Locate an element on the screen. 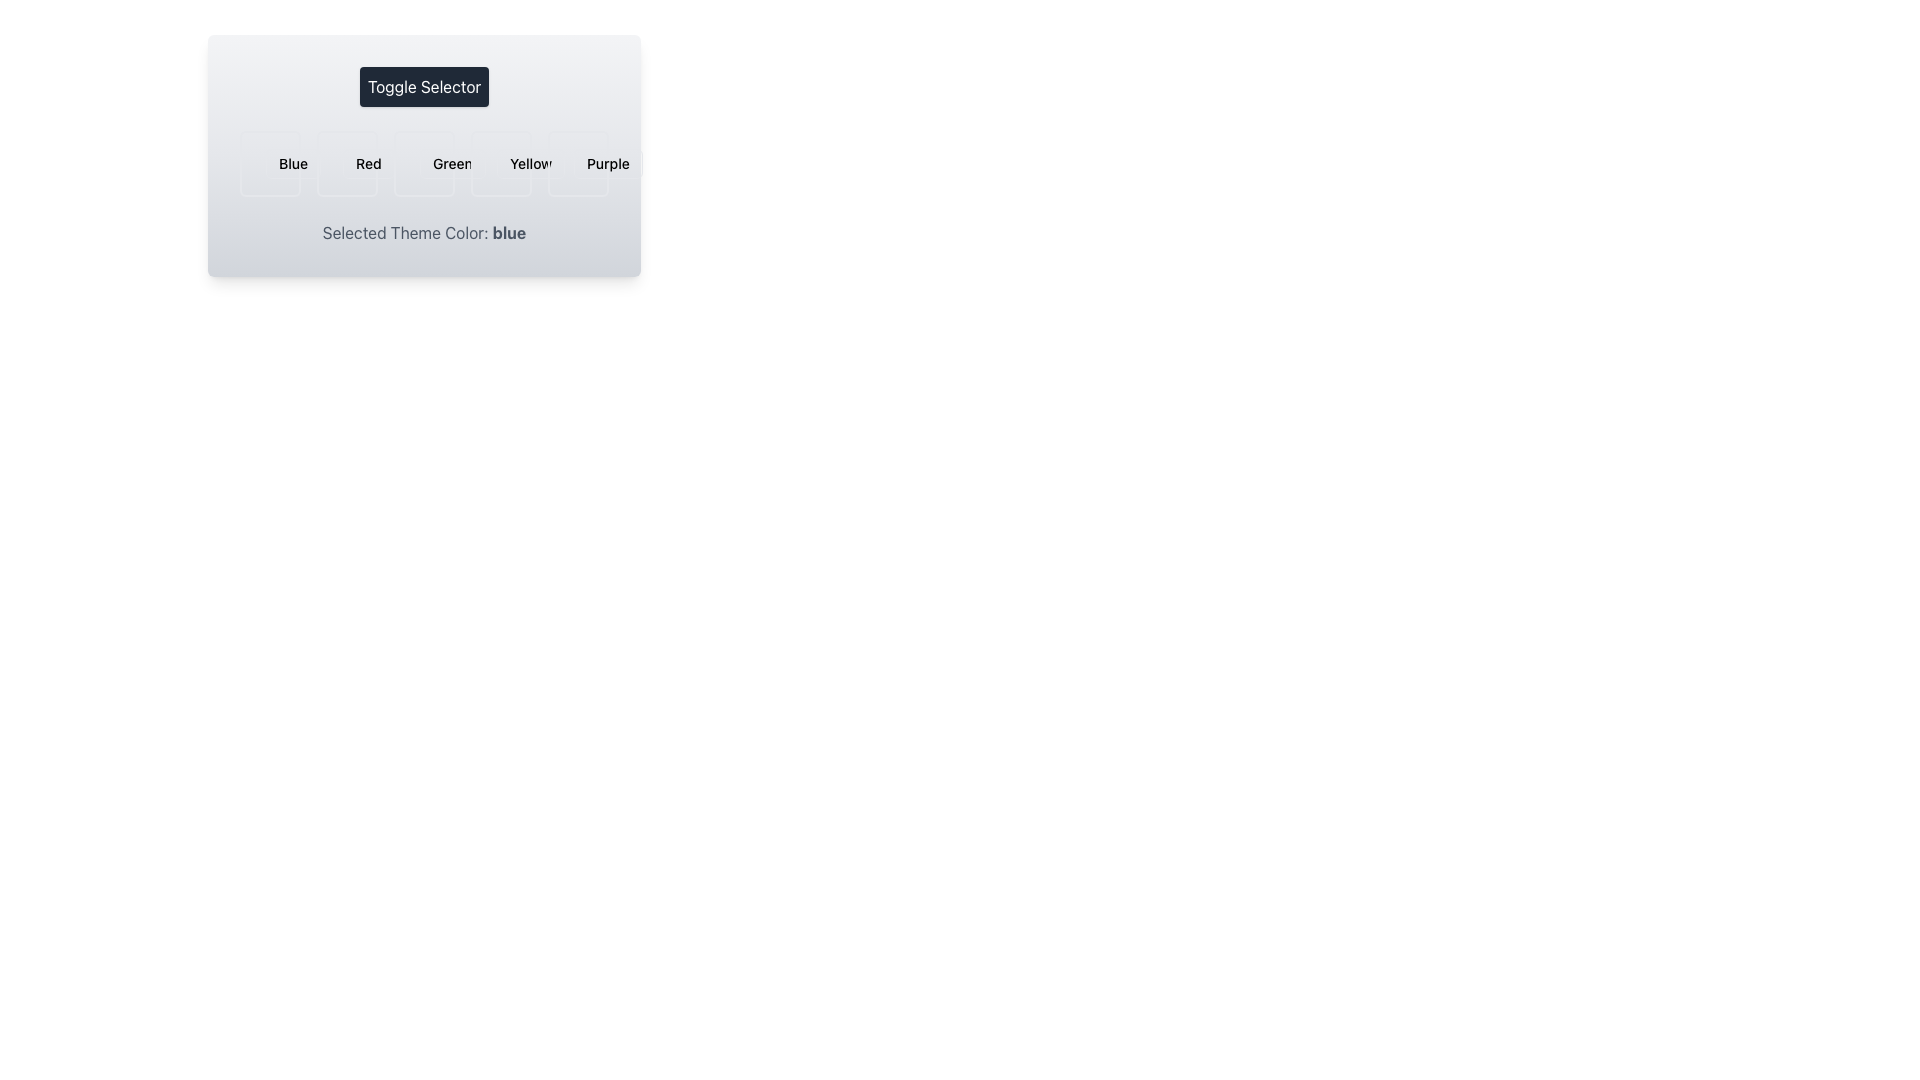 This screenshot has height=1080, width=1920. the small, purple, droplet-shaped icon located on the rightmost side of the row of theme color icons is located at coordinates (576, 163).